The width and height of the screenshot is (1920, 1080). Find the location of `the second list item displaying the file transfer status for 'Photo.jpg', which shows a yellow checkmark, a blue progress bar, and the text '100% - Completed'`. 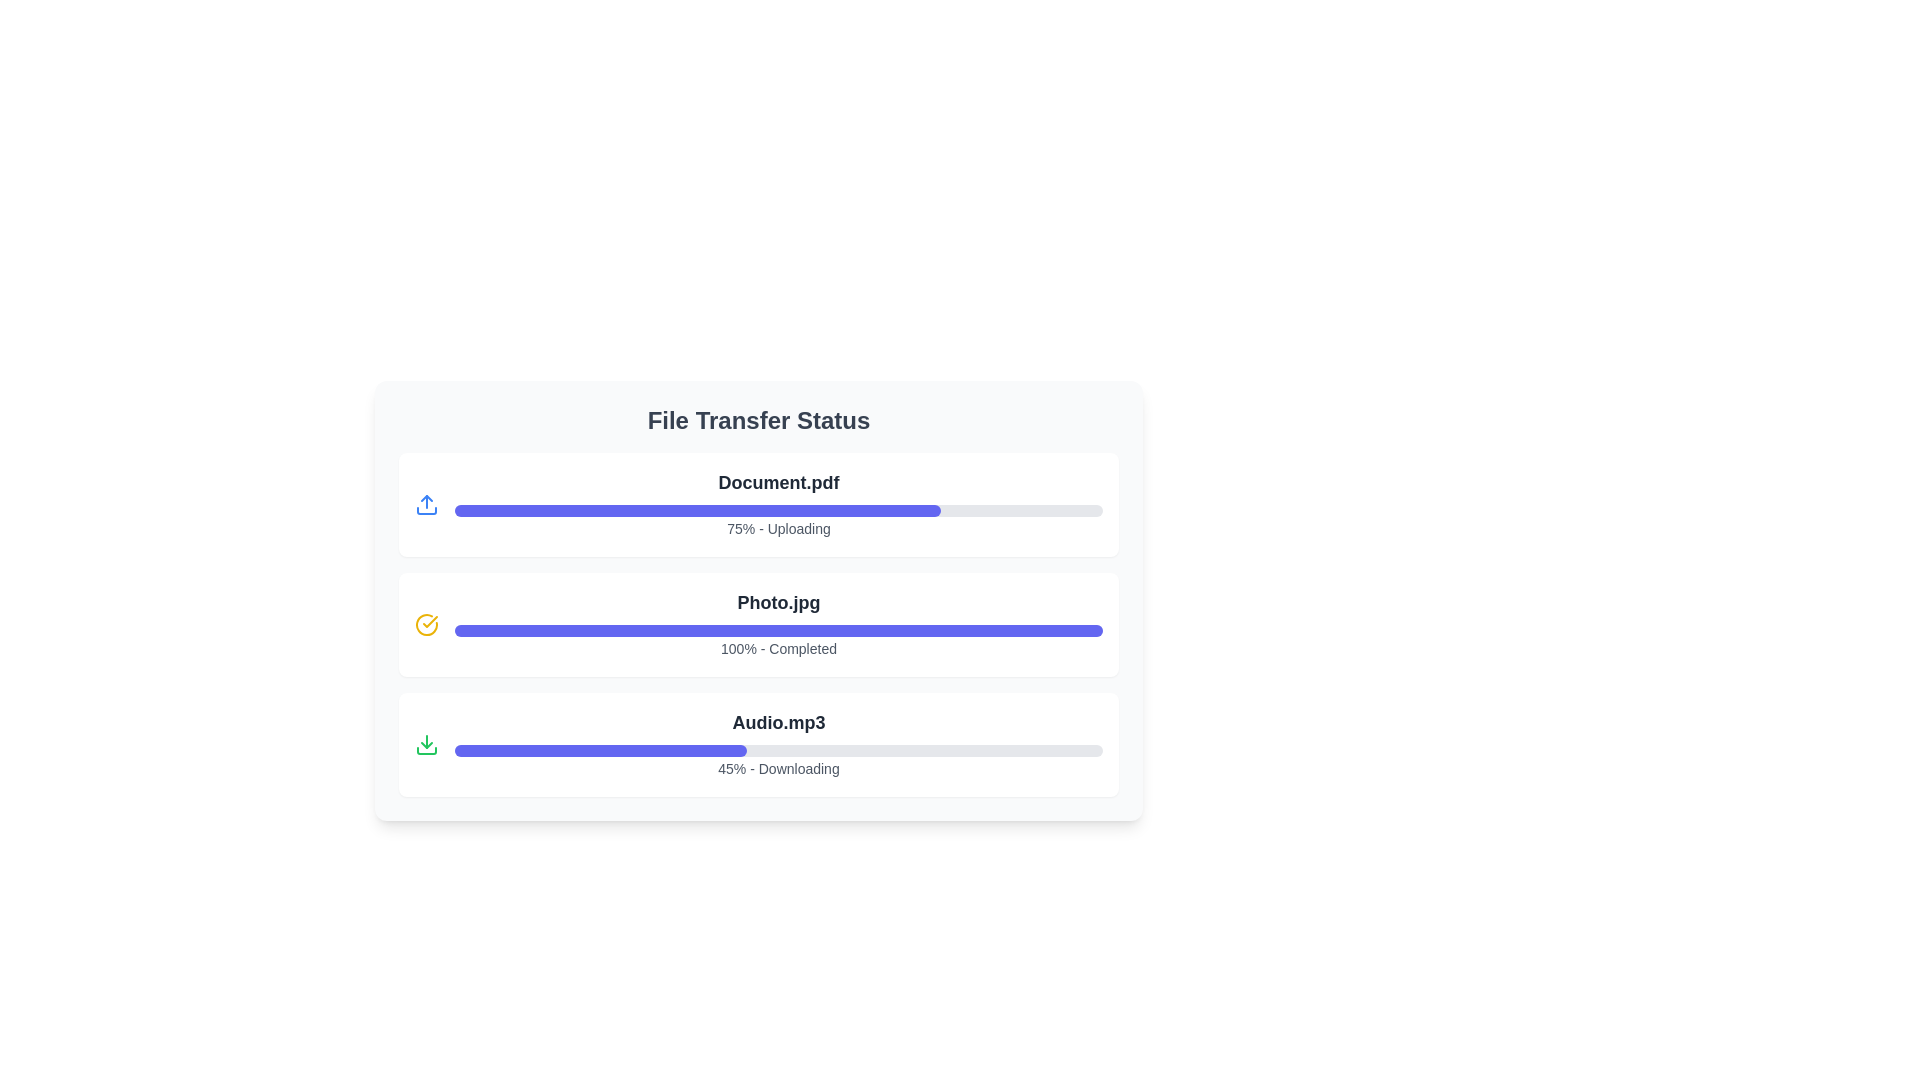

the second list item displaying the file transfer status for 'Photo.jpg', which shows a yellow checkmark, a blue progress bar, and the text '100% - Completed' is located at coordinates (757, 623).